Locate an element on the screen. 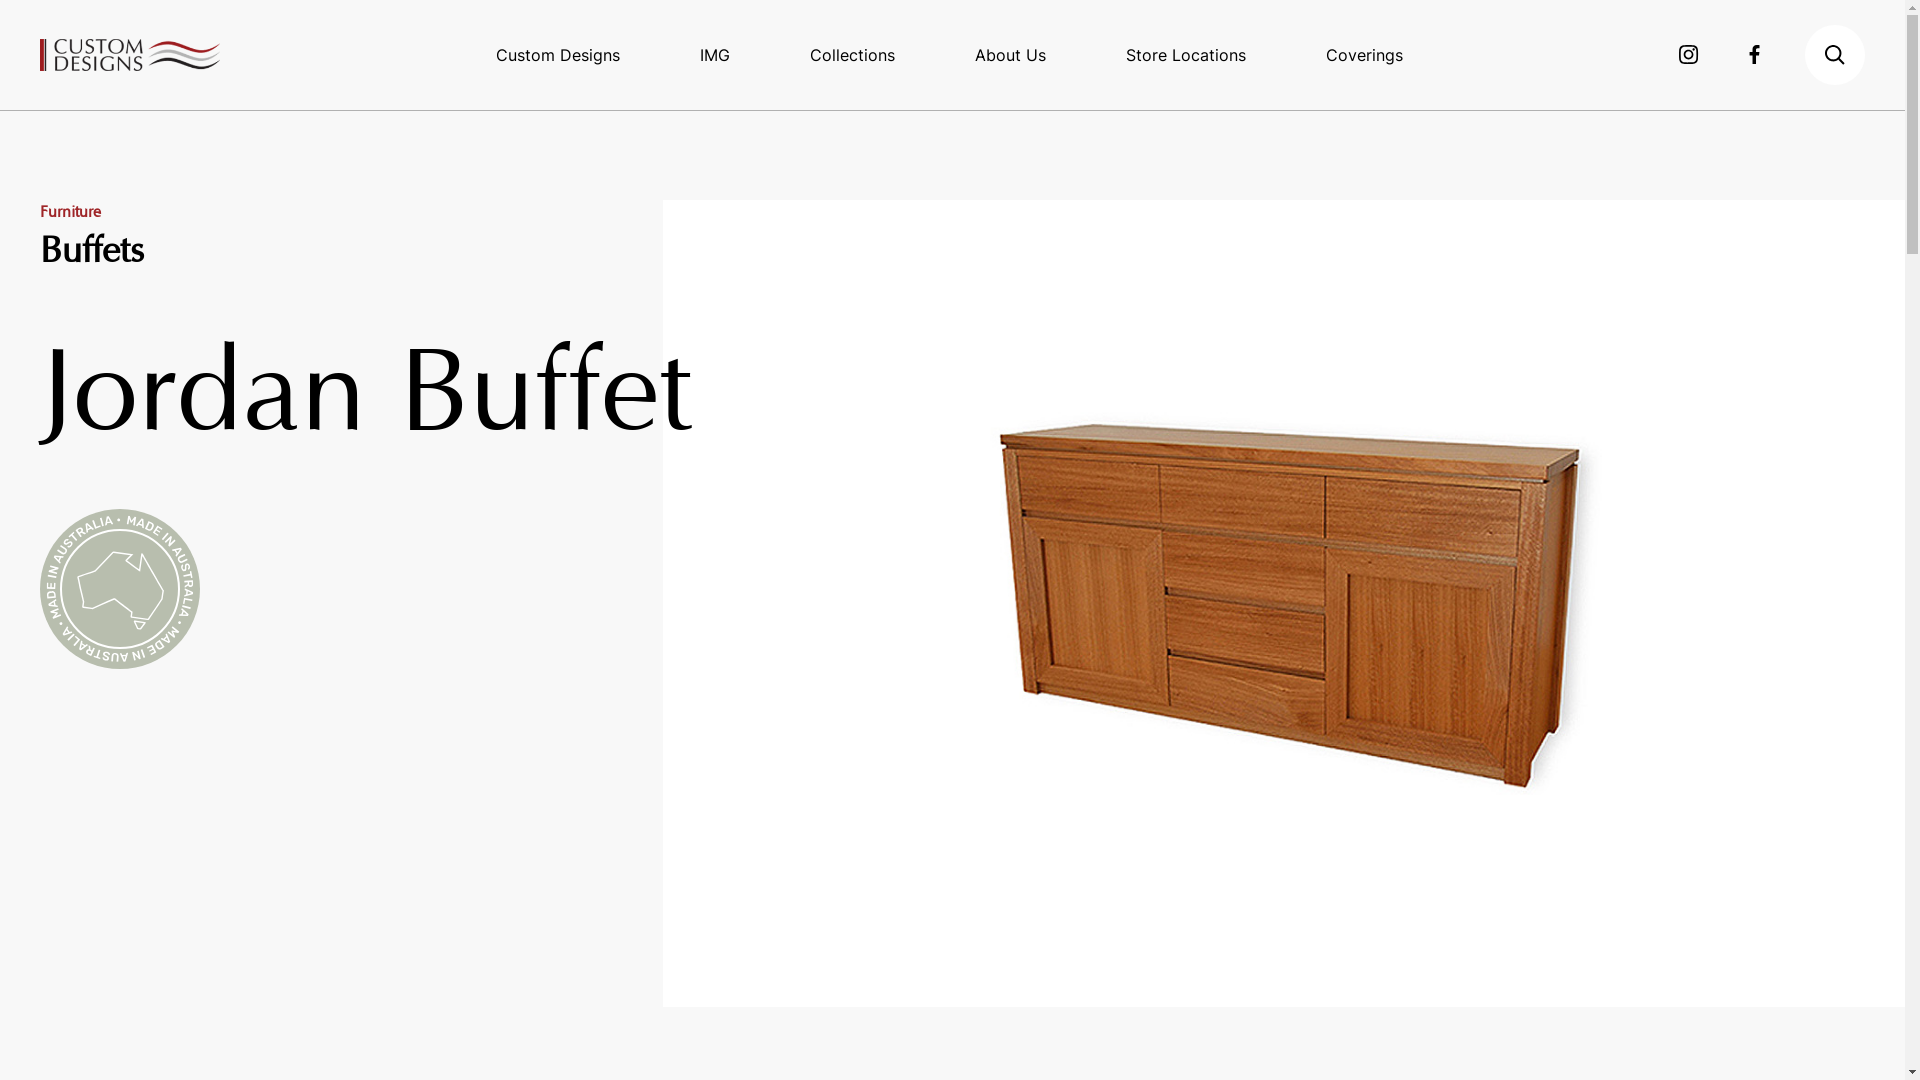 This screenshot has height=1080, width=1920. 'Custom Designs' is located at coordinates (557, 53).